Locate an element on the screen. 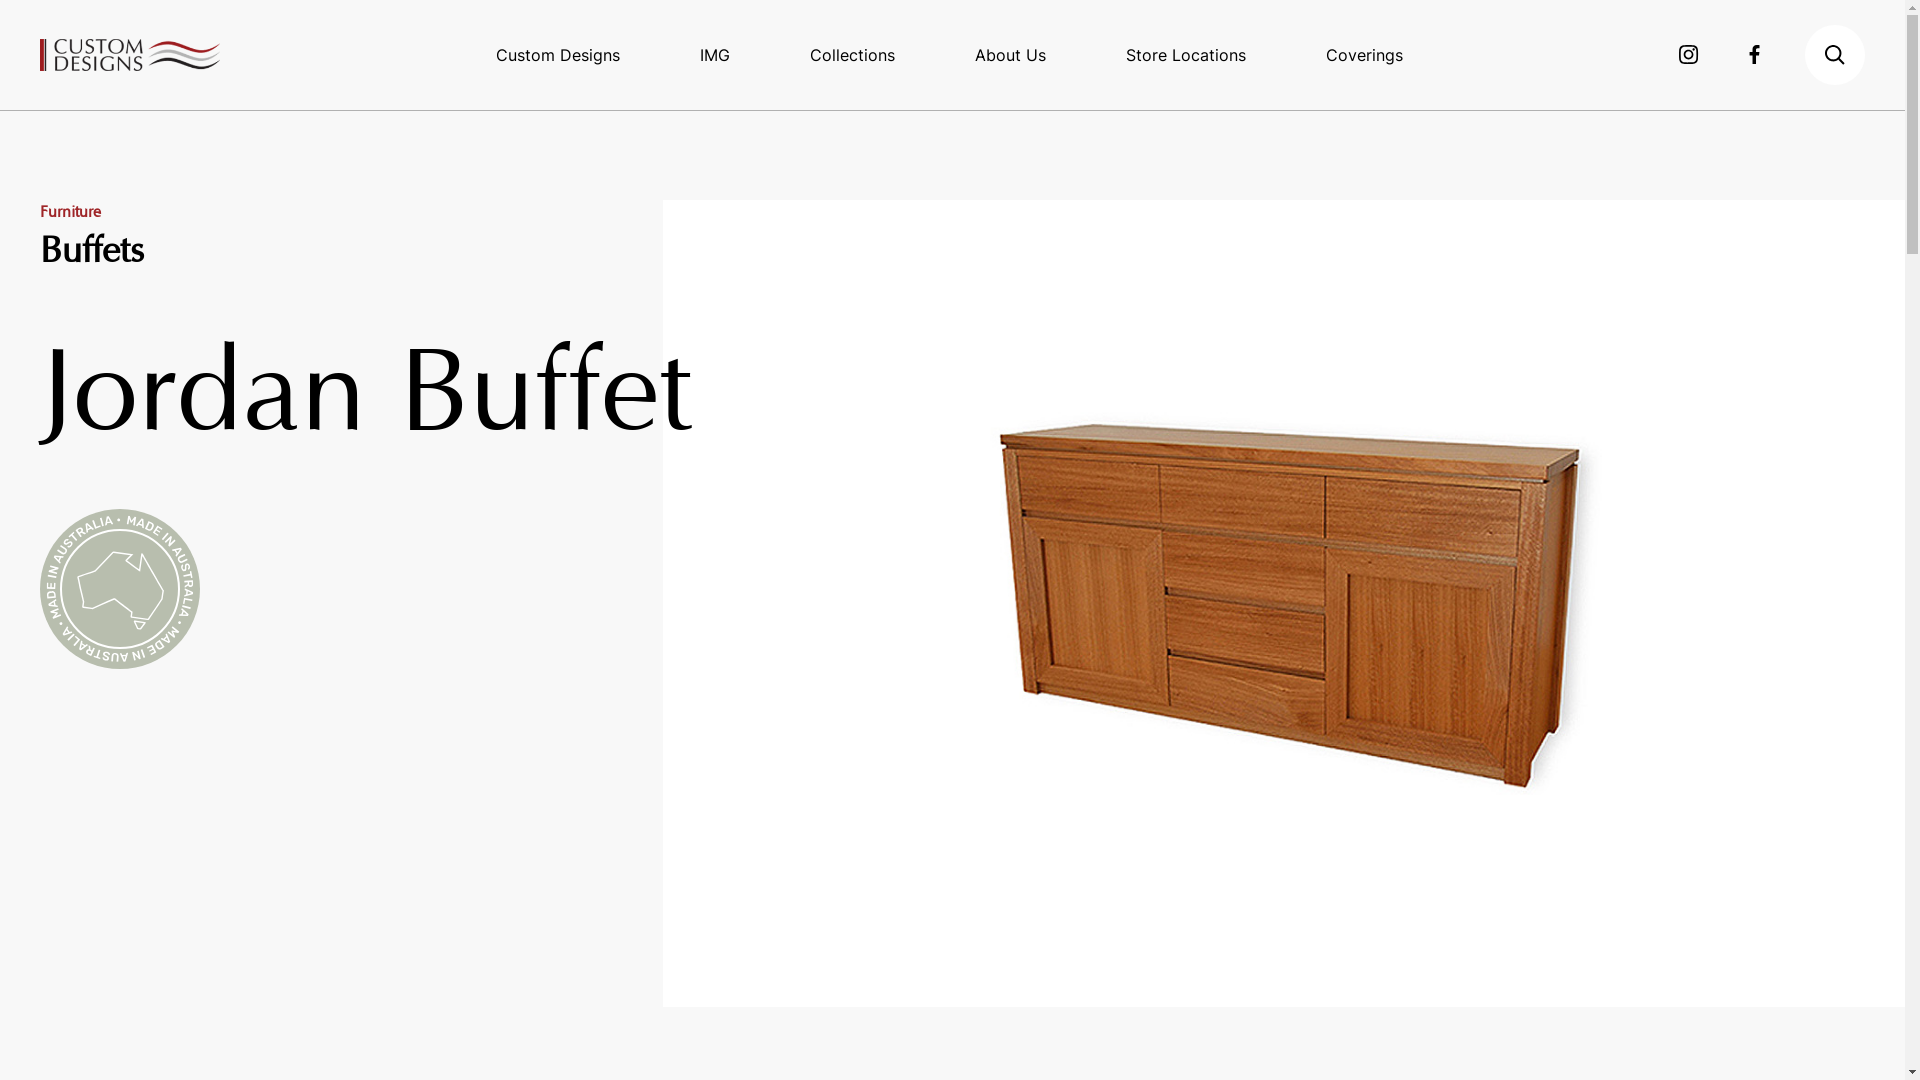 This screenshot has height=1080, width=1920. 'Custom Designs' is located at coordinates (557, 53).